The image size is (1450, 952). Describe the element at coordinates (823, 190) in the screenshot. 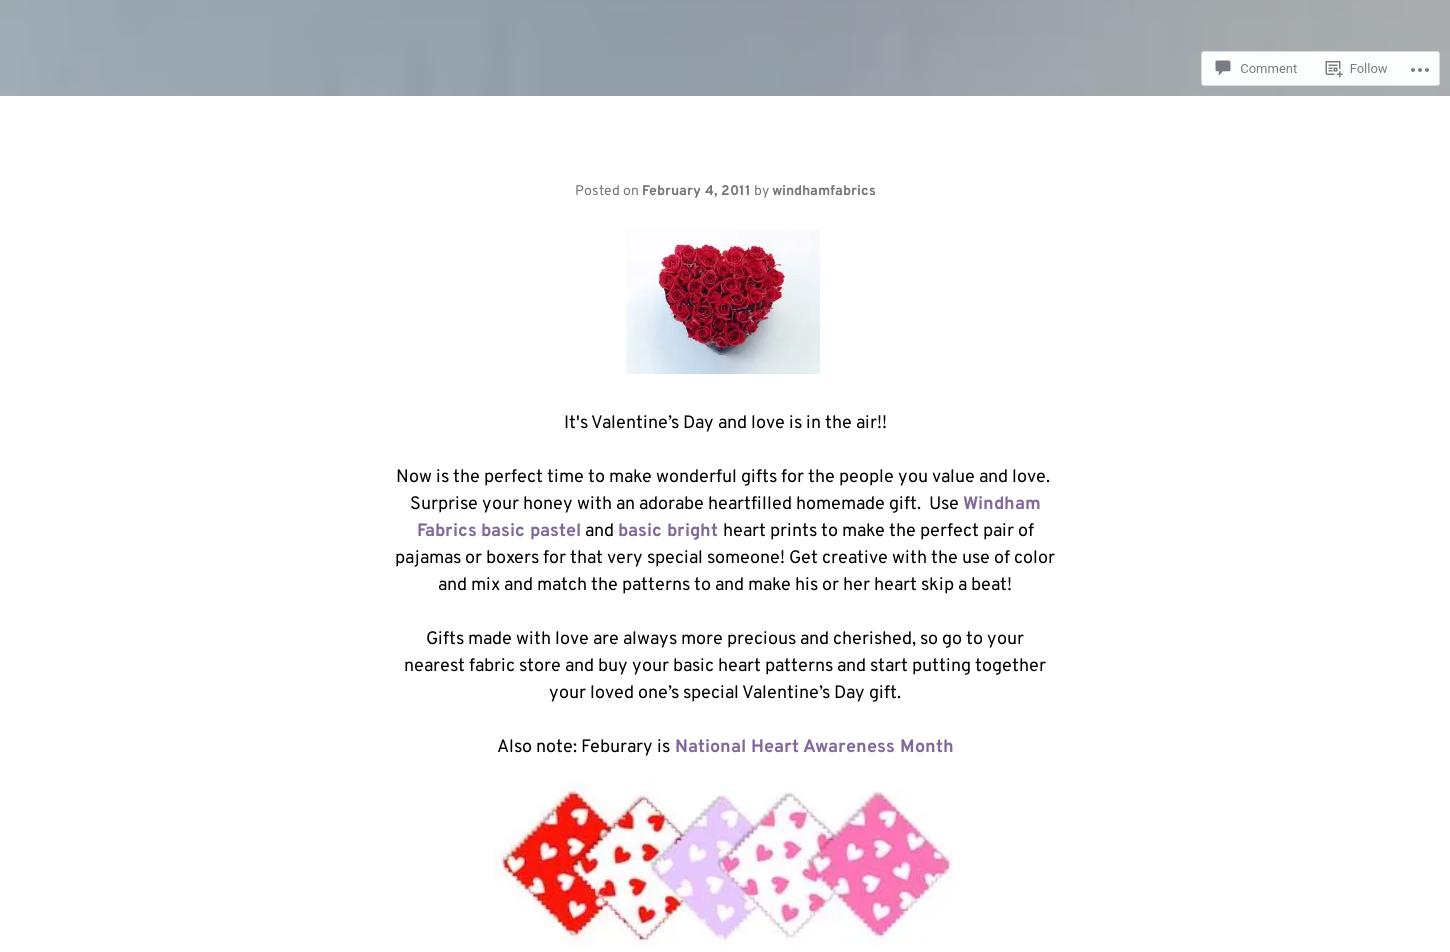

I see `'windhamfabrics'` at that location.